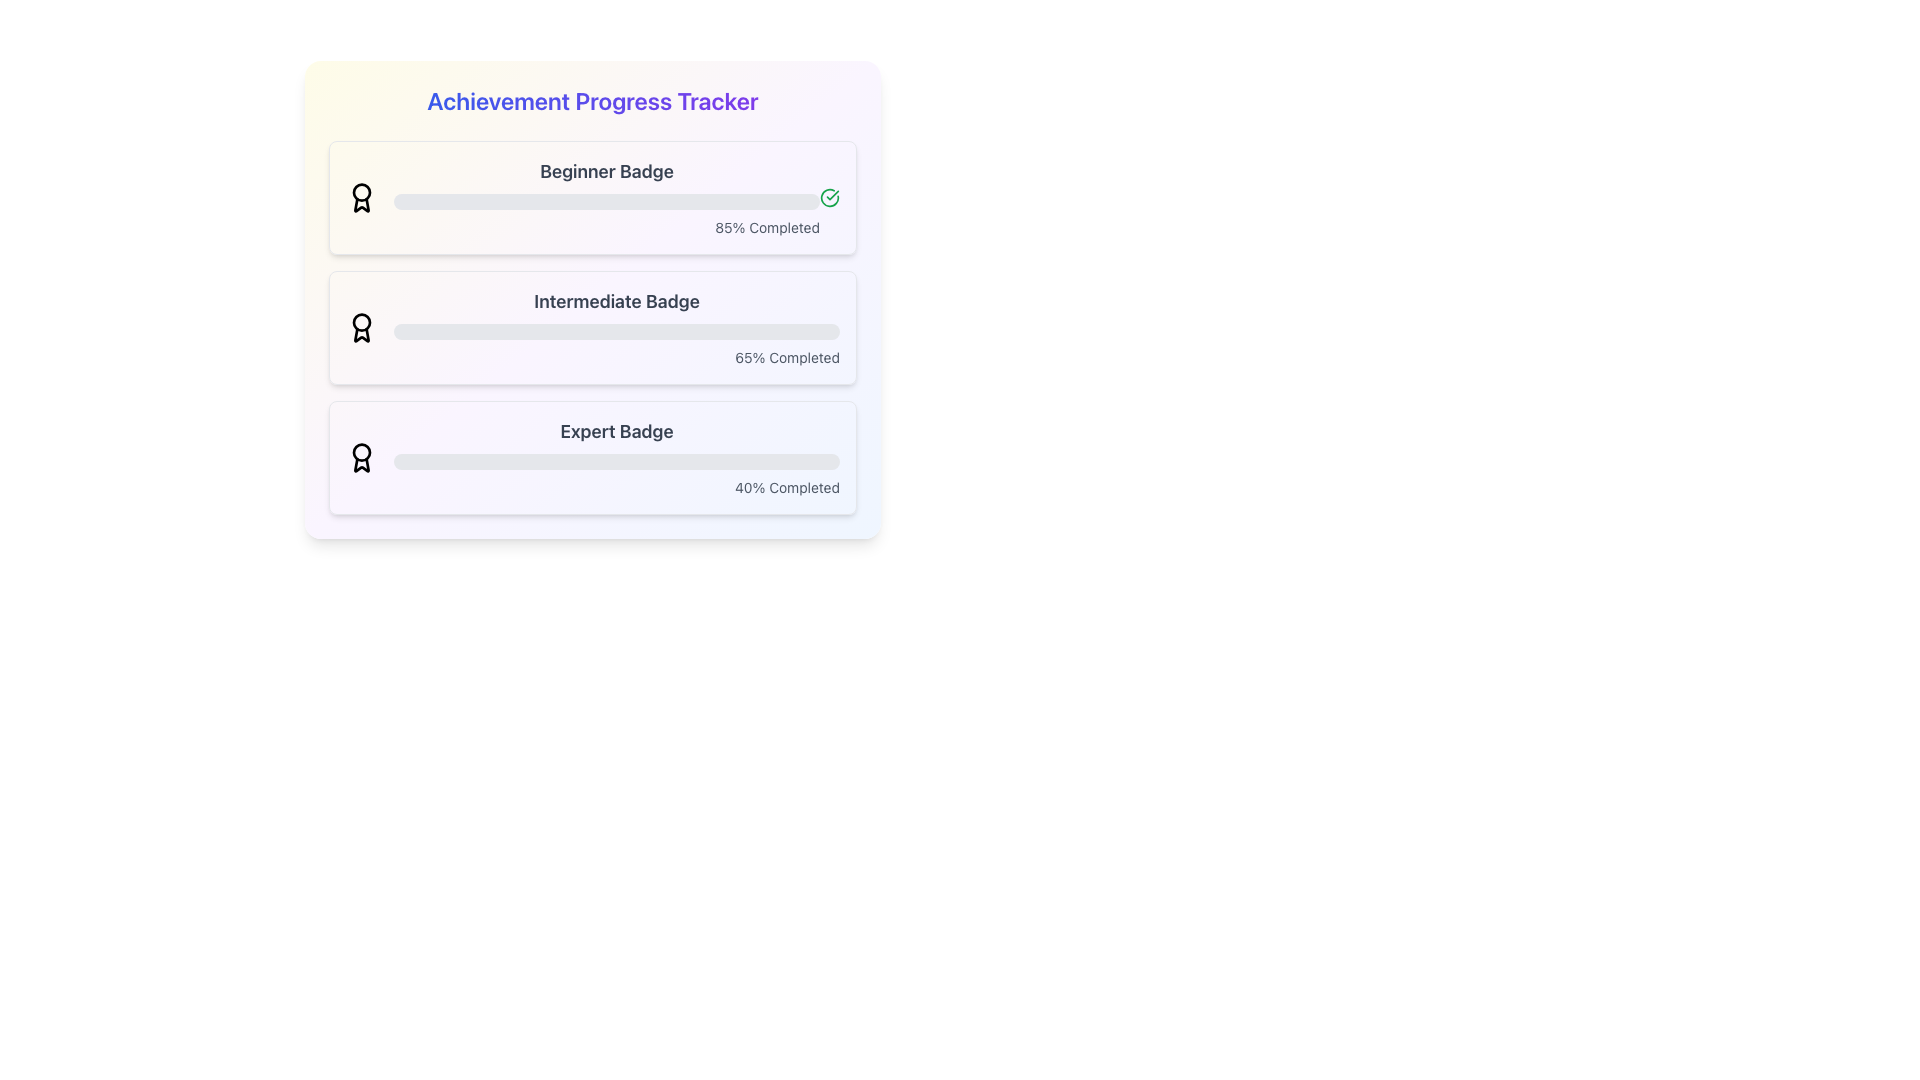 This screenshot has height=1080, width=1920. I want to click on Progress Bar element indicating the completion of the Beginner Badge task, which shows 85% completion, so click(605, 201).